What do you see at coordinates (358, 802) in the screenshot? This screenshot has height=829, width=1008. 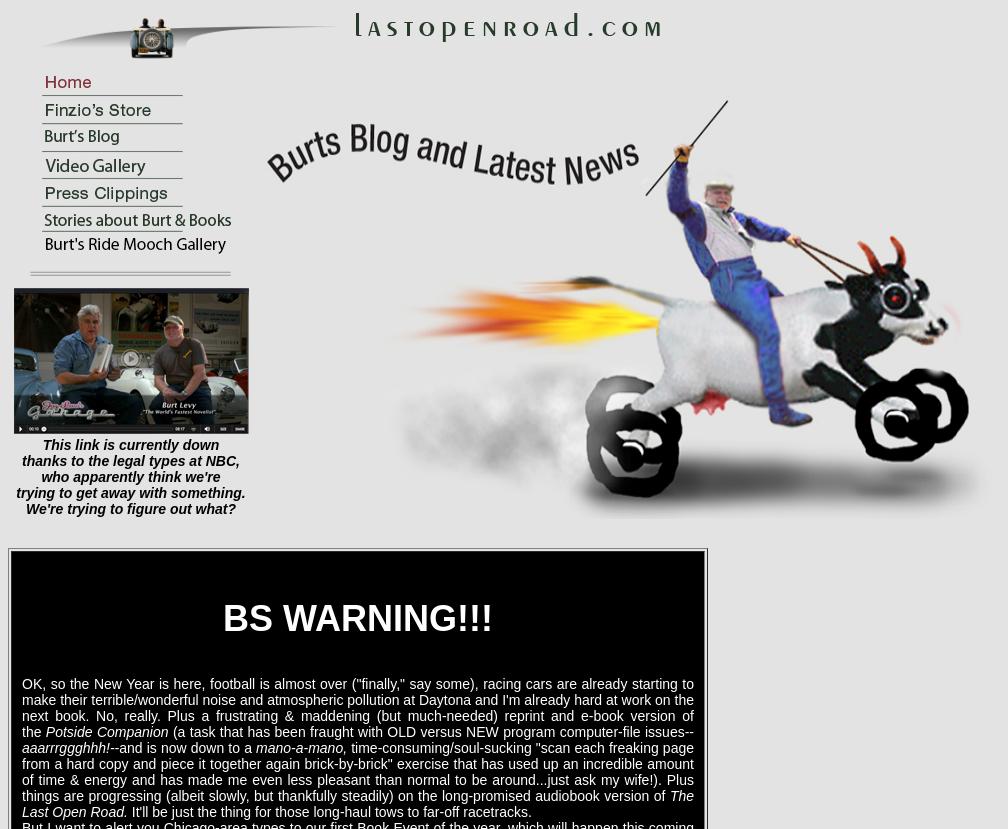 I see `'The Last Open Road.'` at bounding box center [358, 802].